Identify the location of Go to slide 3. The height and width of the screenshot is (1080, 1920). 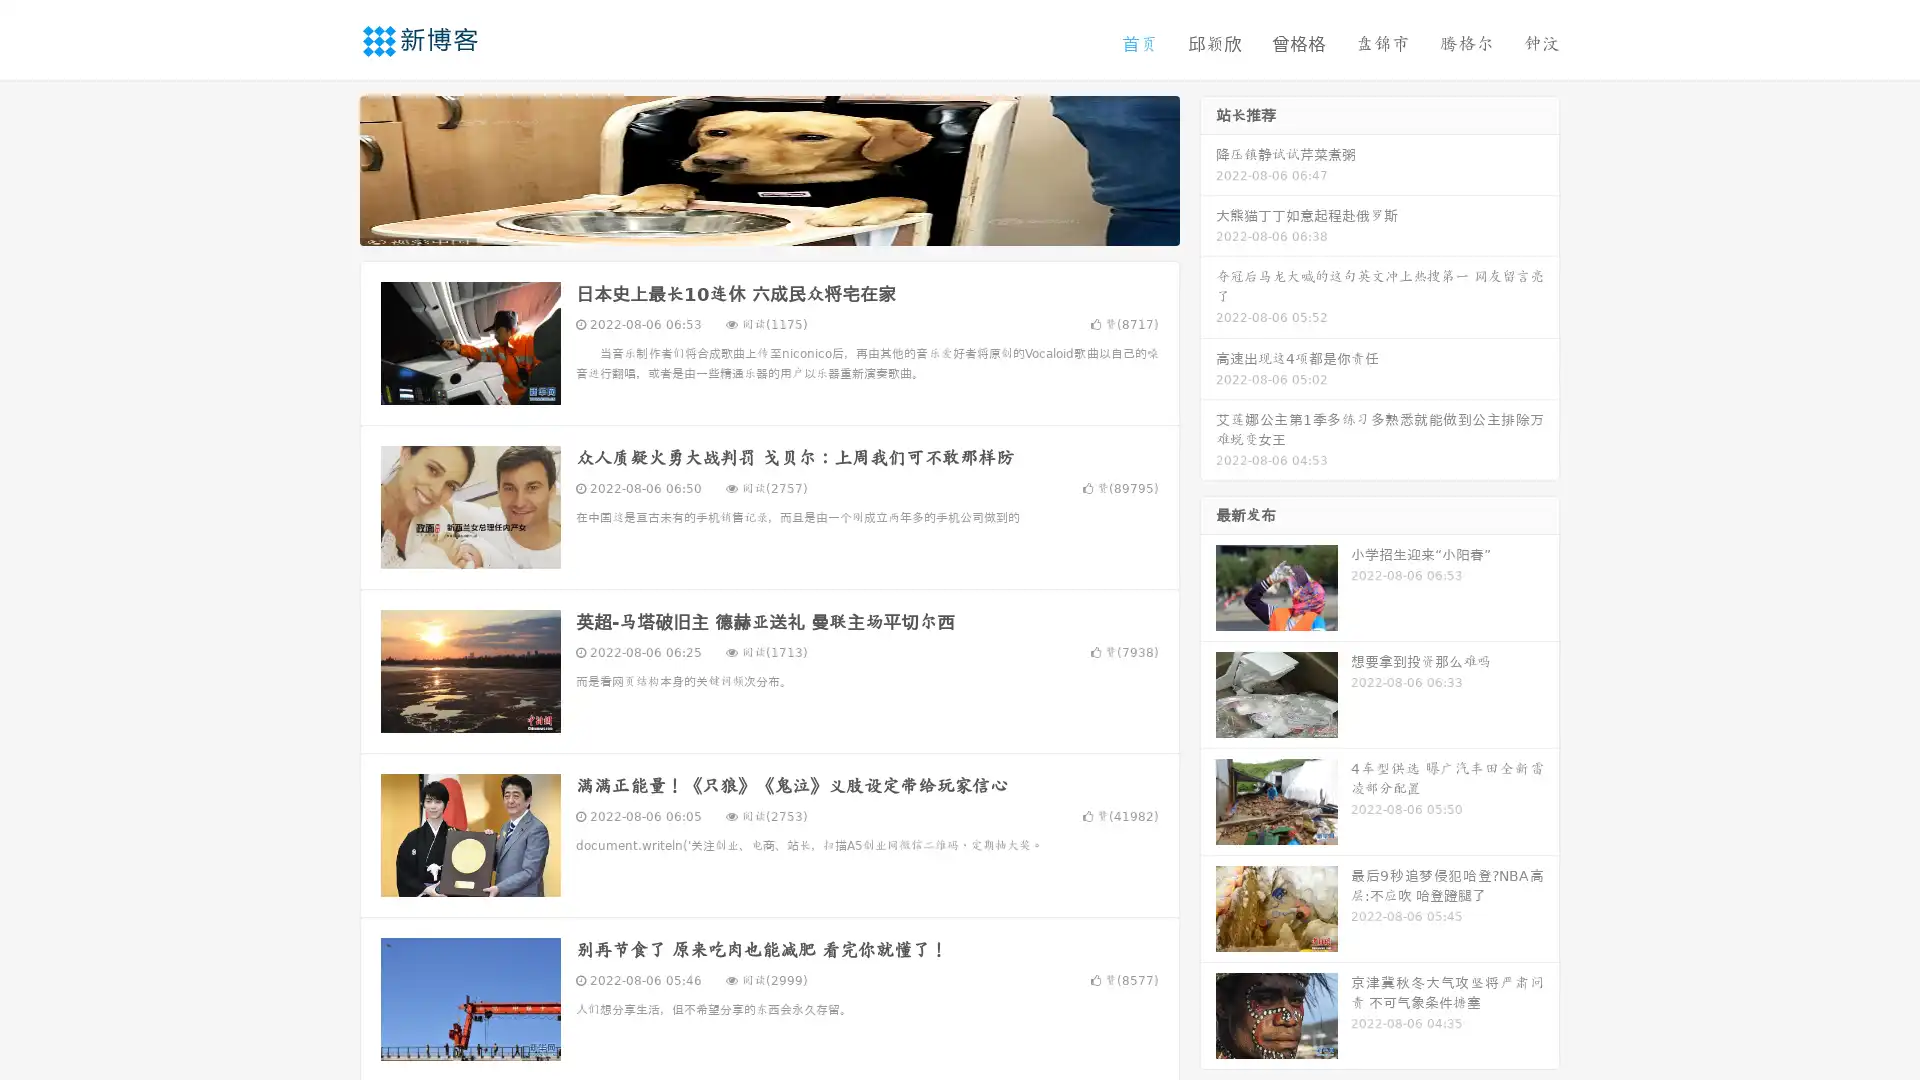
(789, 225).